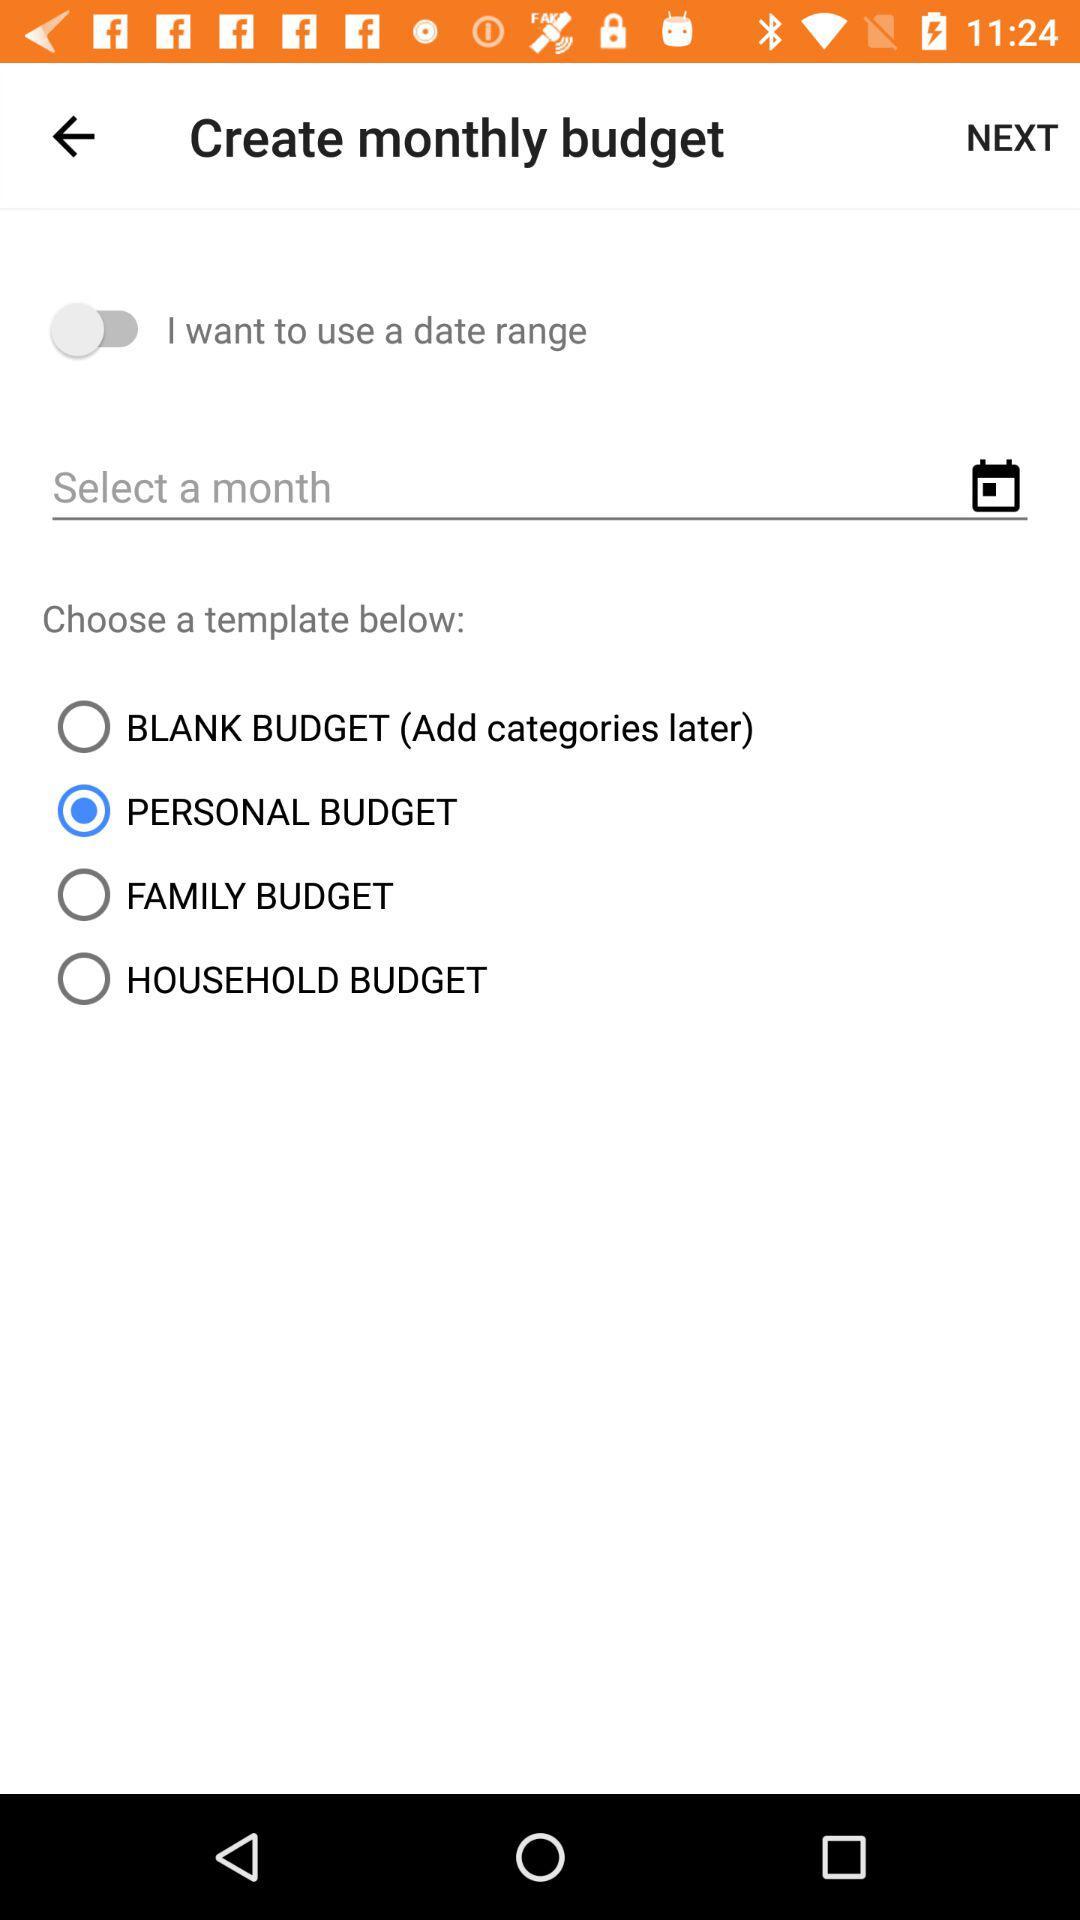 The width and height of the screenshot is (1080, 1920). I want to click on the item above family budget, so click(248, 810).